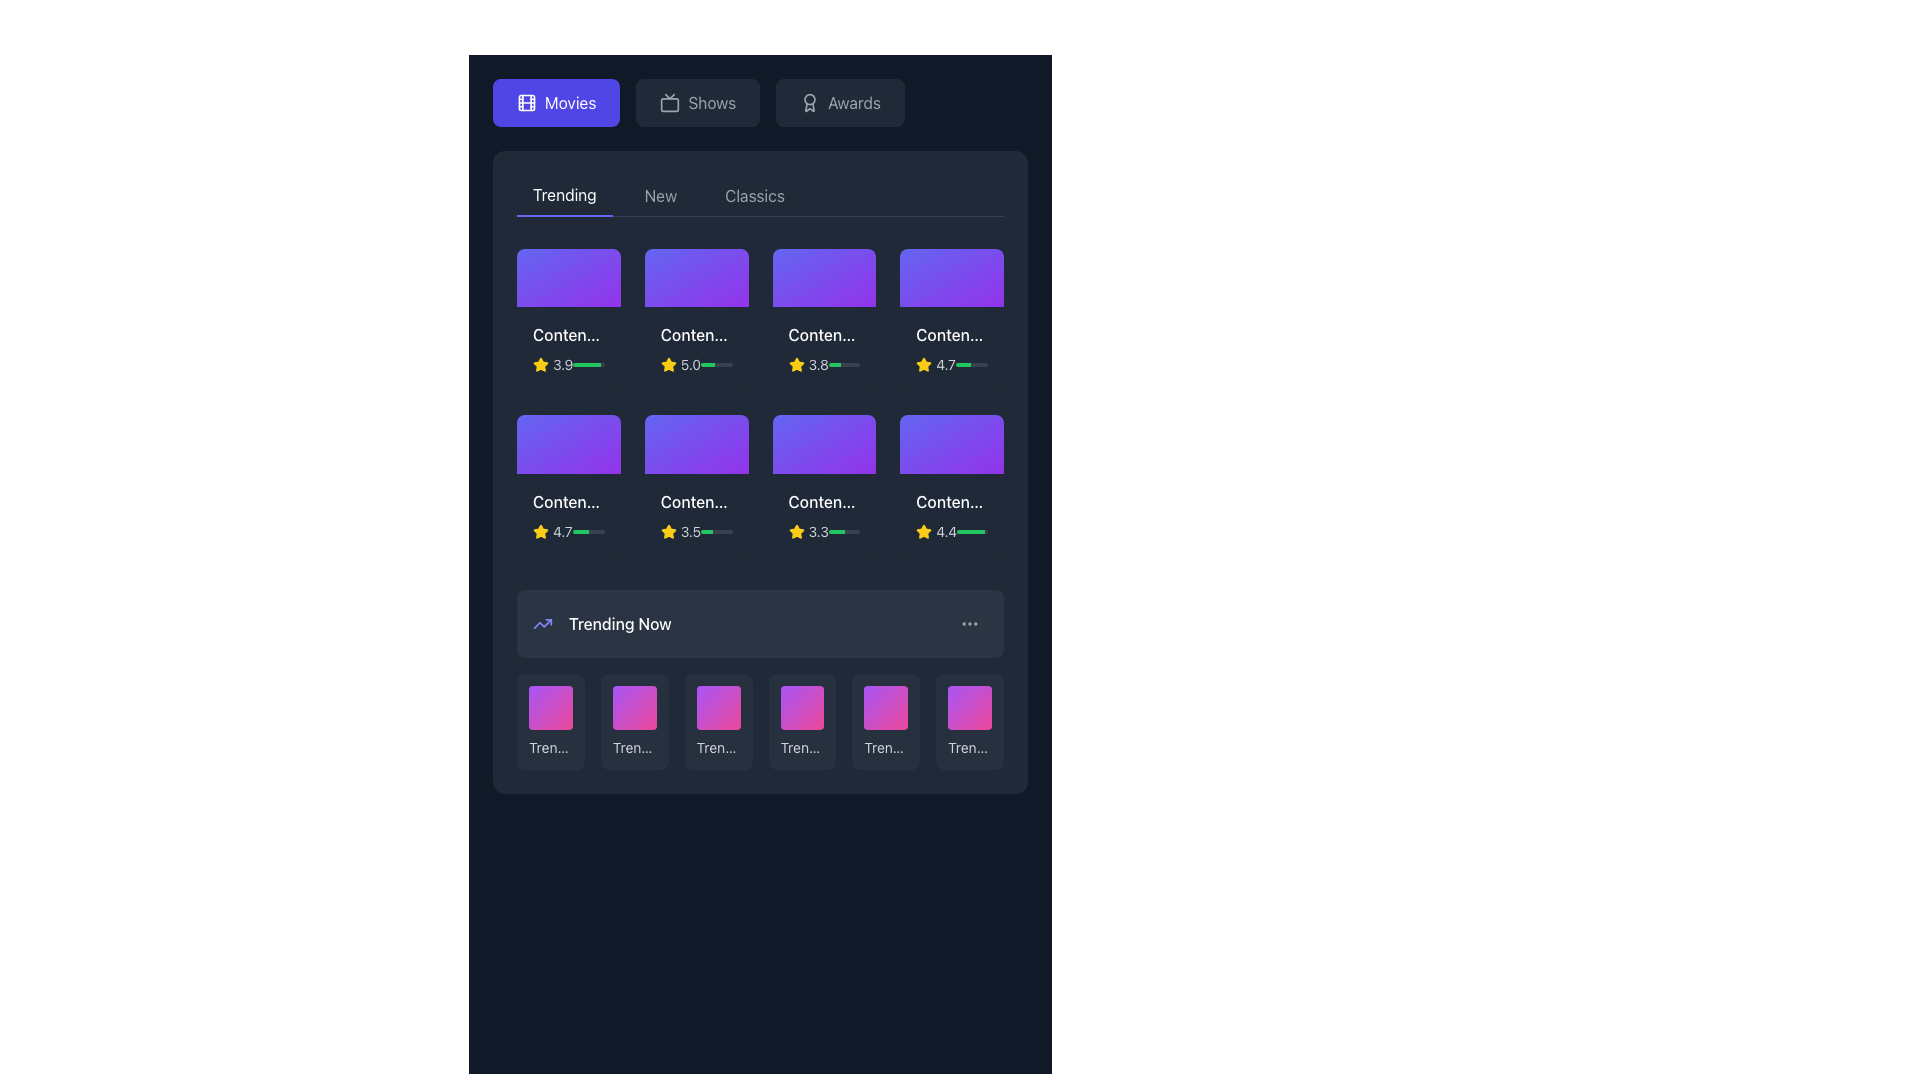 The image size is (1920, 1080). I want to click on the value displayed in the rating system, which consists of a yellow star icon followed by the text '4.7' in gray, located in the top-right section of the 'Trending' content area under the 'Movies' category, so click(935, 365).